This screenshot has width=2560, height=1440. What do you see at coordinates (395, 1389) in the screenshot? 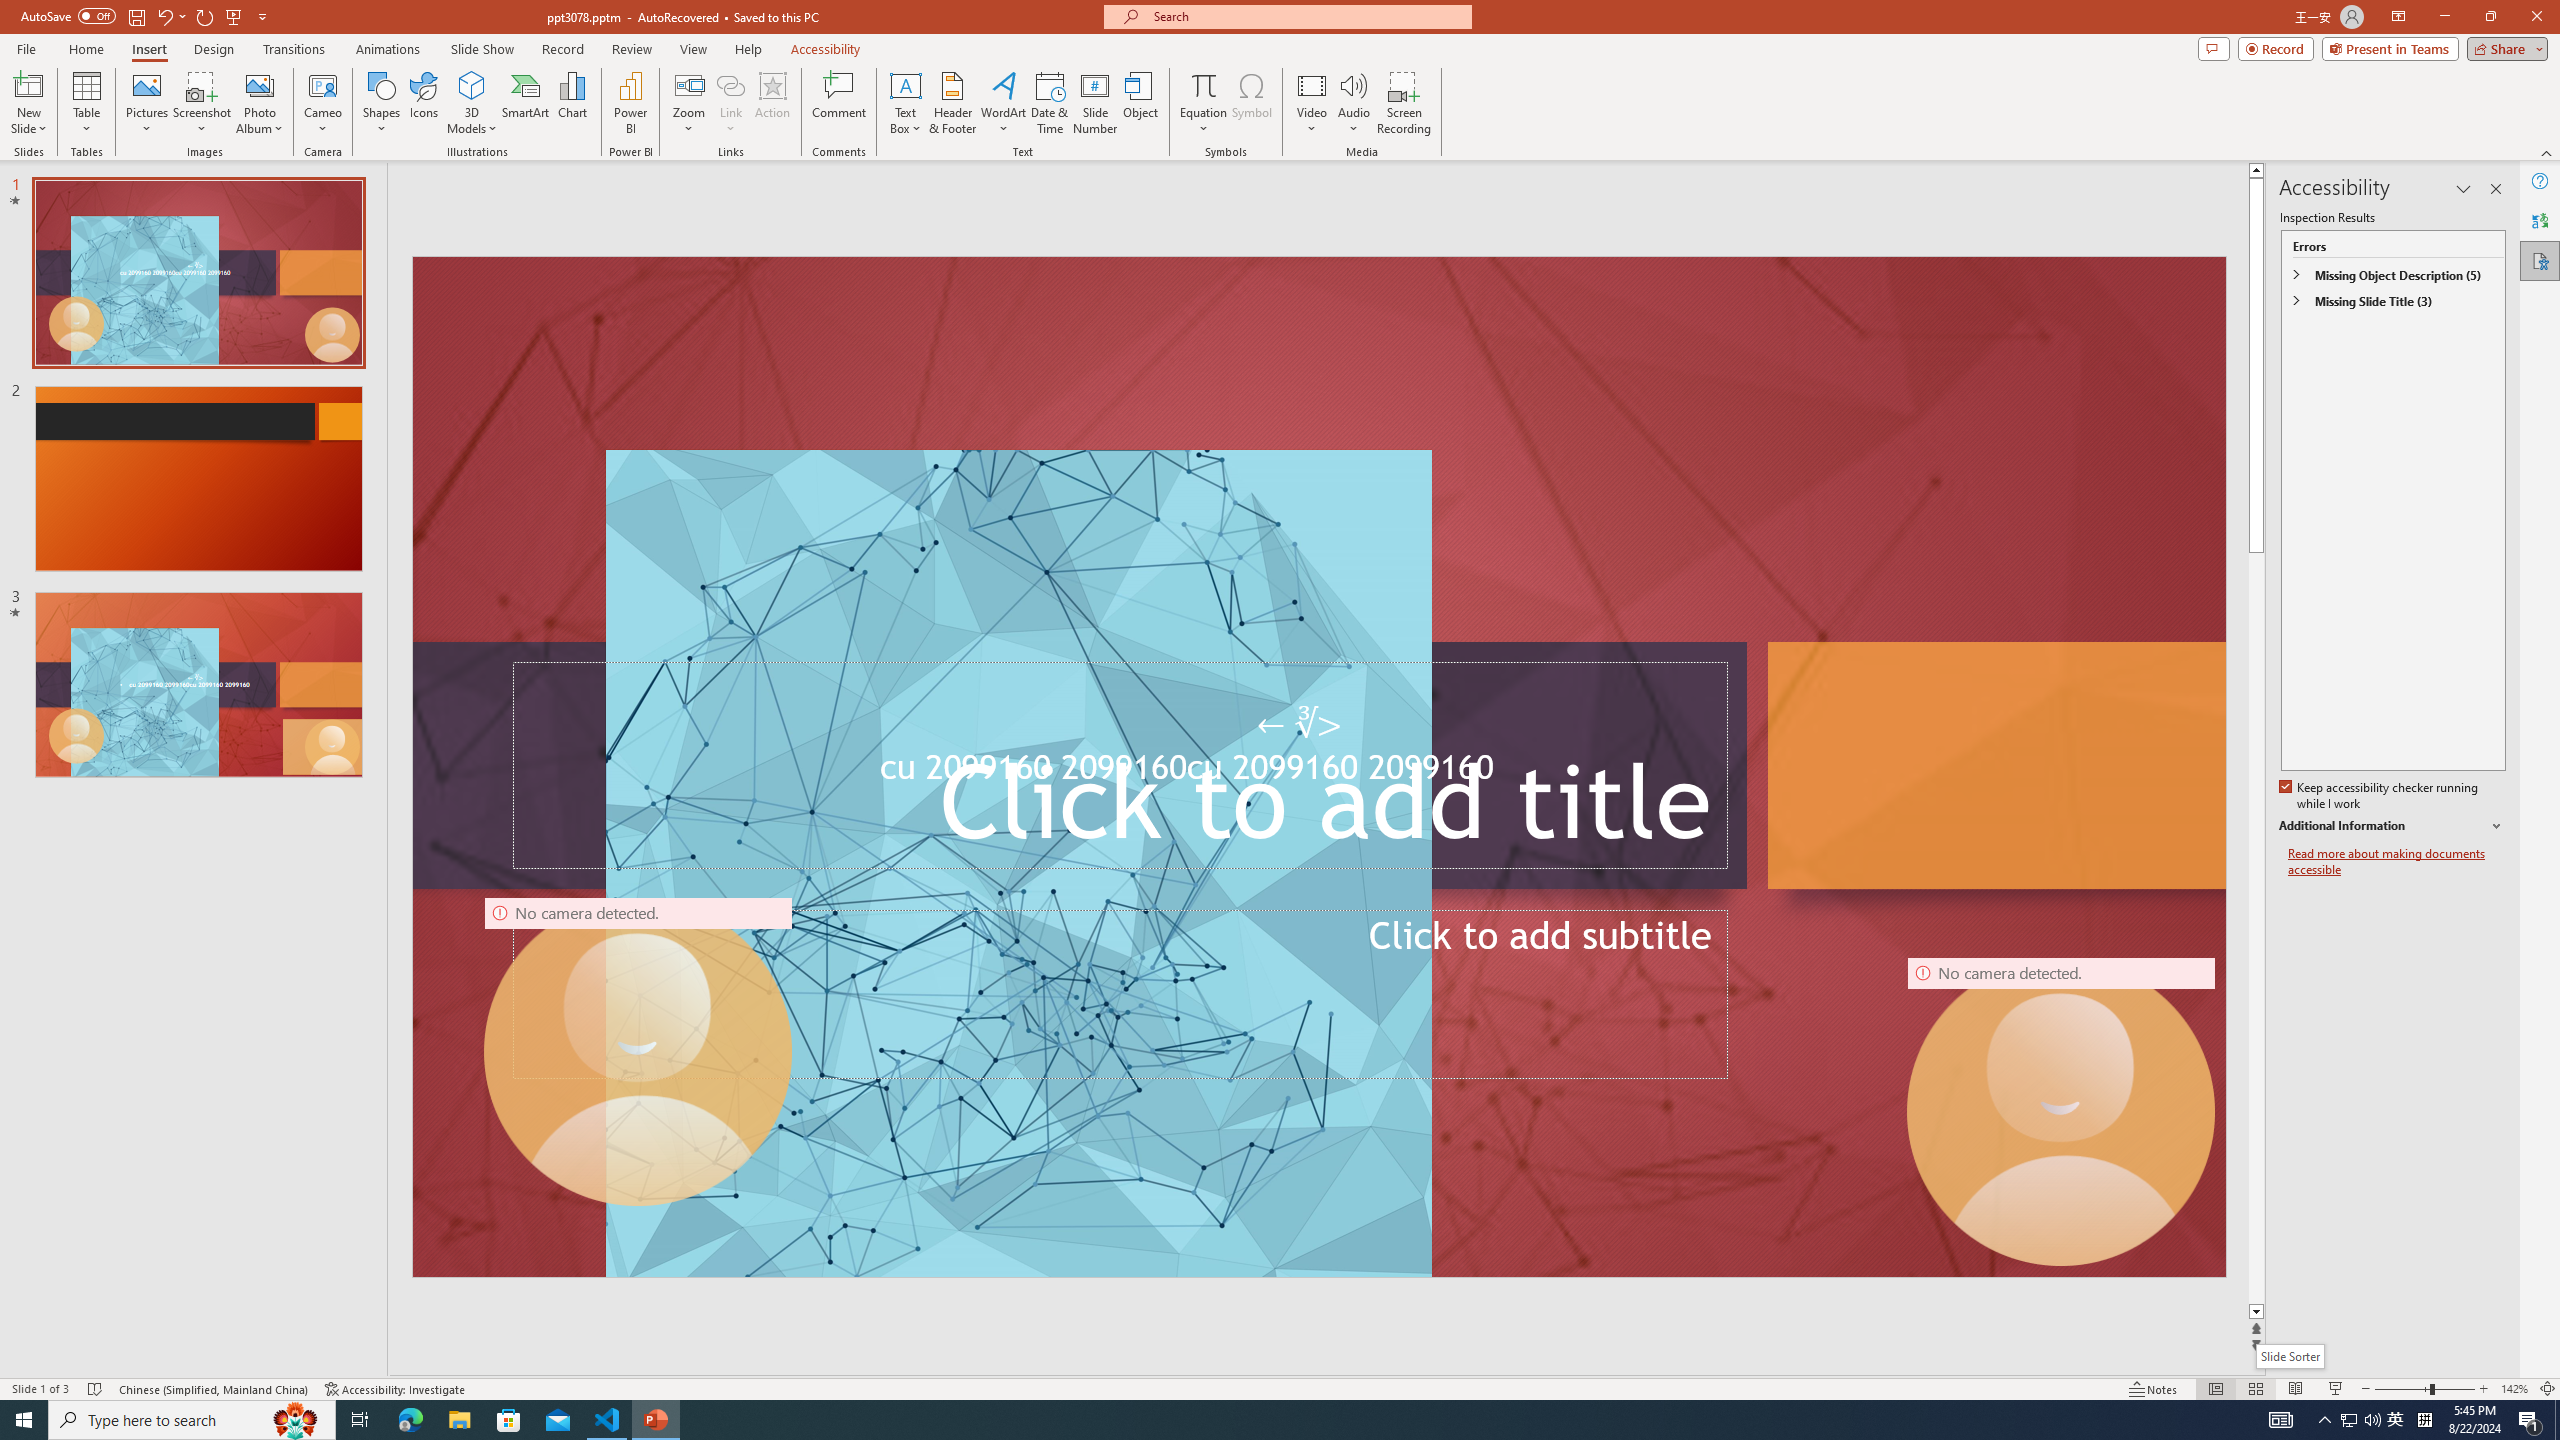
I see `'Accessibility Checker Accessibility: Investigate'` at bounding box center [395, 1389].